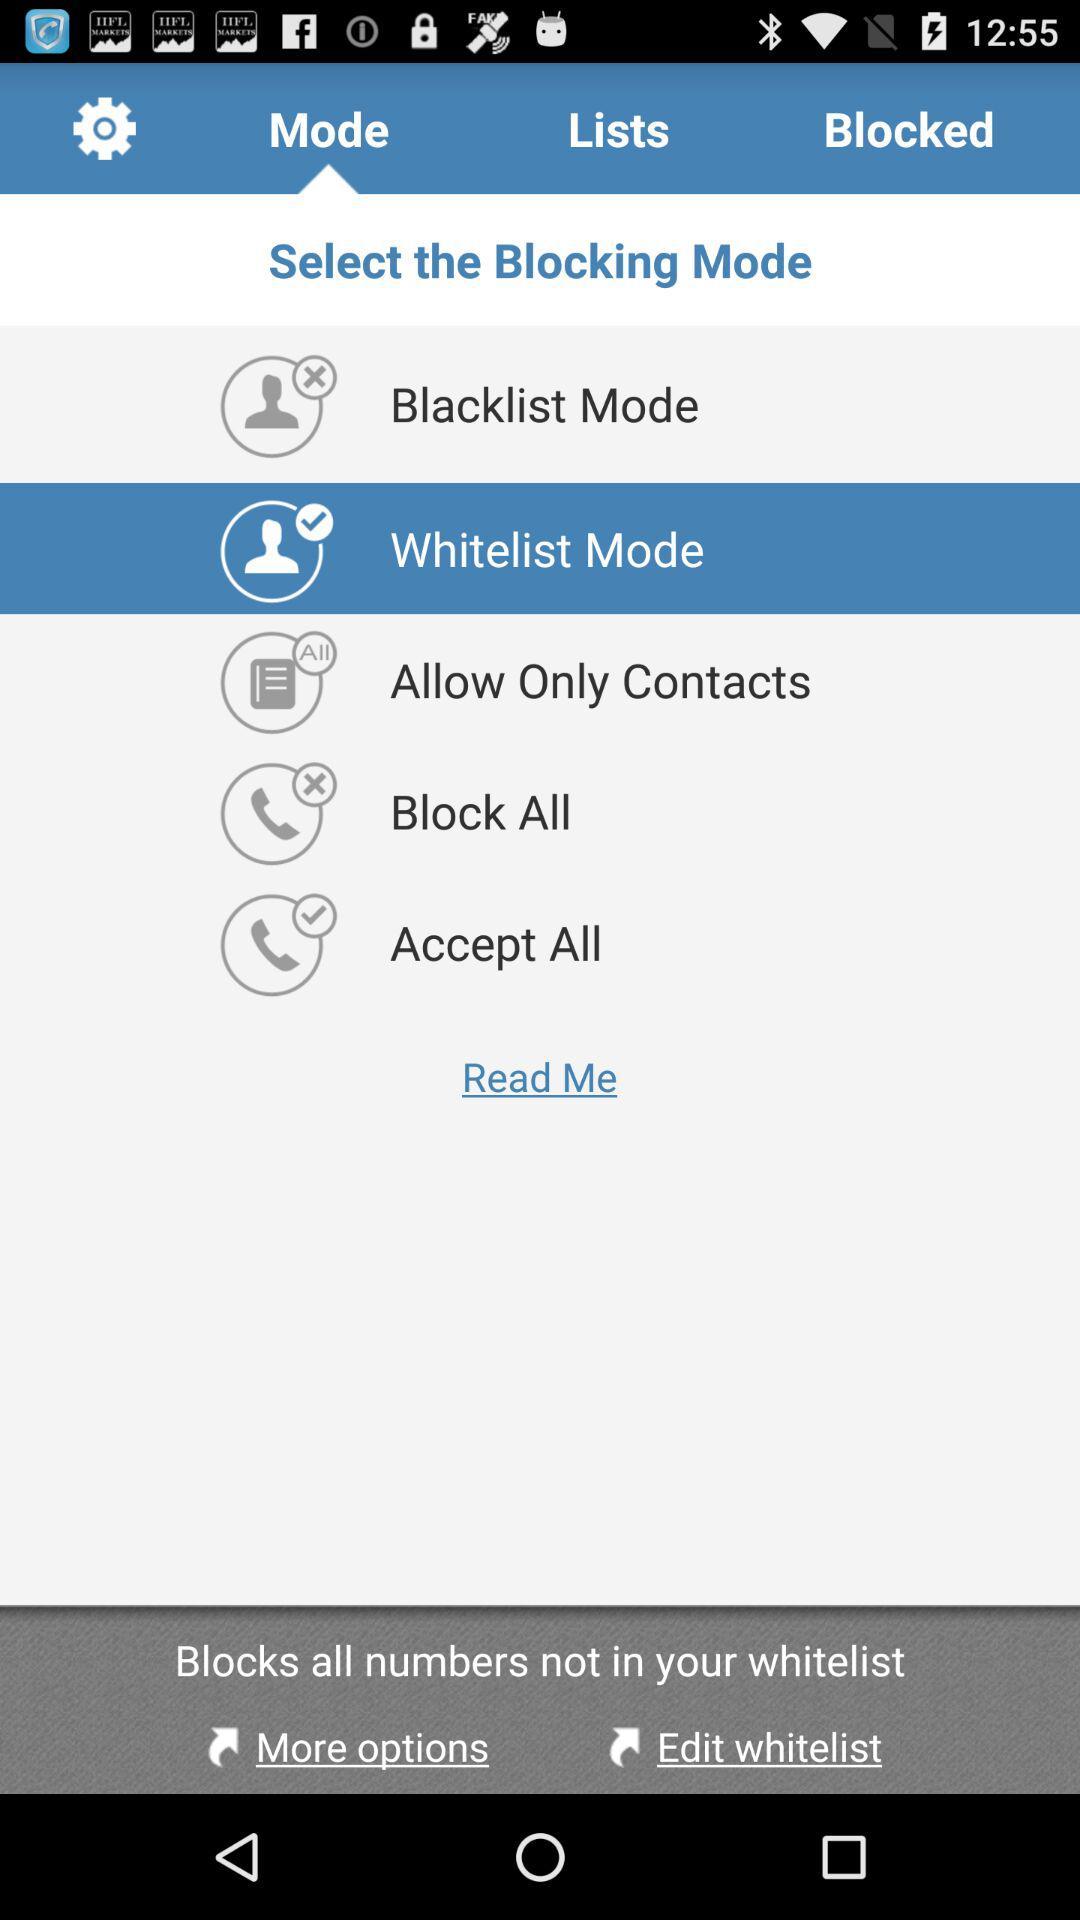  Describe the element at coordinates (740, 1745) in the screenshot. I see `the edit whitelist item` at that location.